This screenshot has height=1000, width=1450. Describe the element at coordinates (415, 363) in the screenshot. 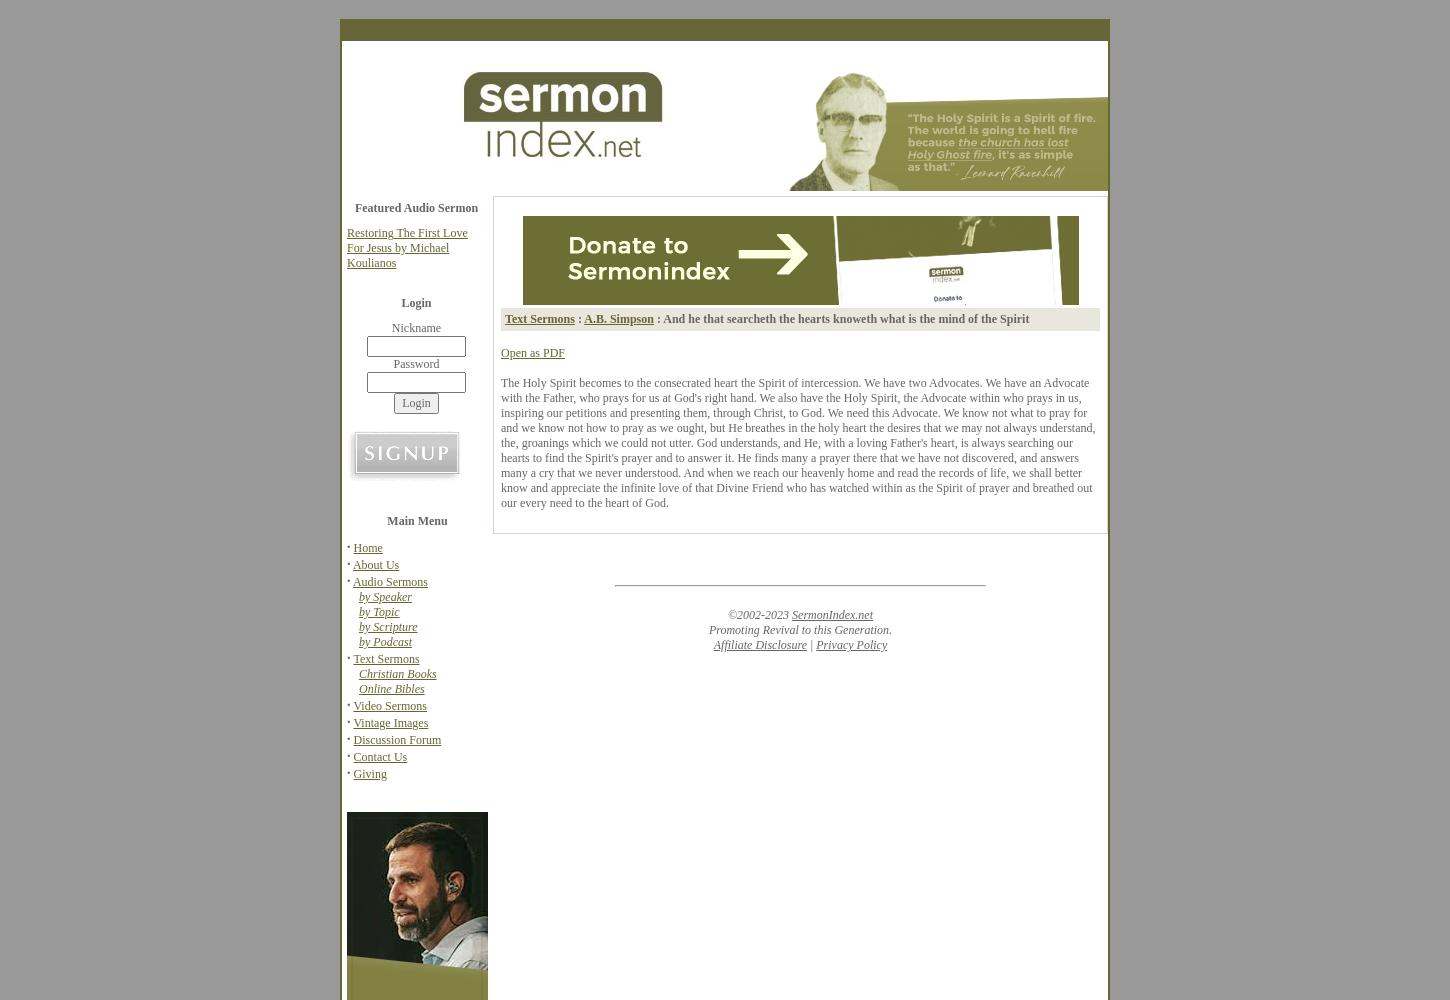

I see `'Password'` at that location.